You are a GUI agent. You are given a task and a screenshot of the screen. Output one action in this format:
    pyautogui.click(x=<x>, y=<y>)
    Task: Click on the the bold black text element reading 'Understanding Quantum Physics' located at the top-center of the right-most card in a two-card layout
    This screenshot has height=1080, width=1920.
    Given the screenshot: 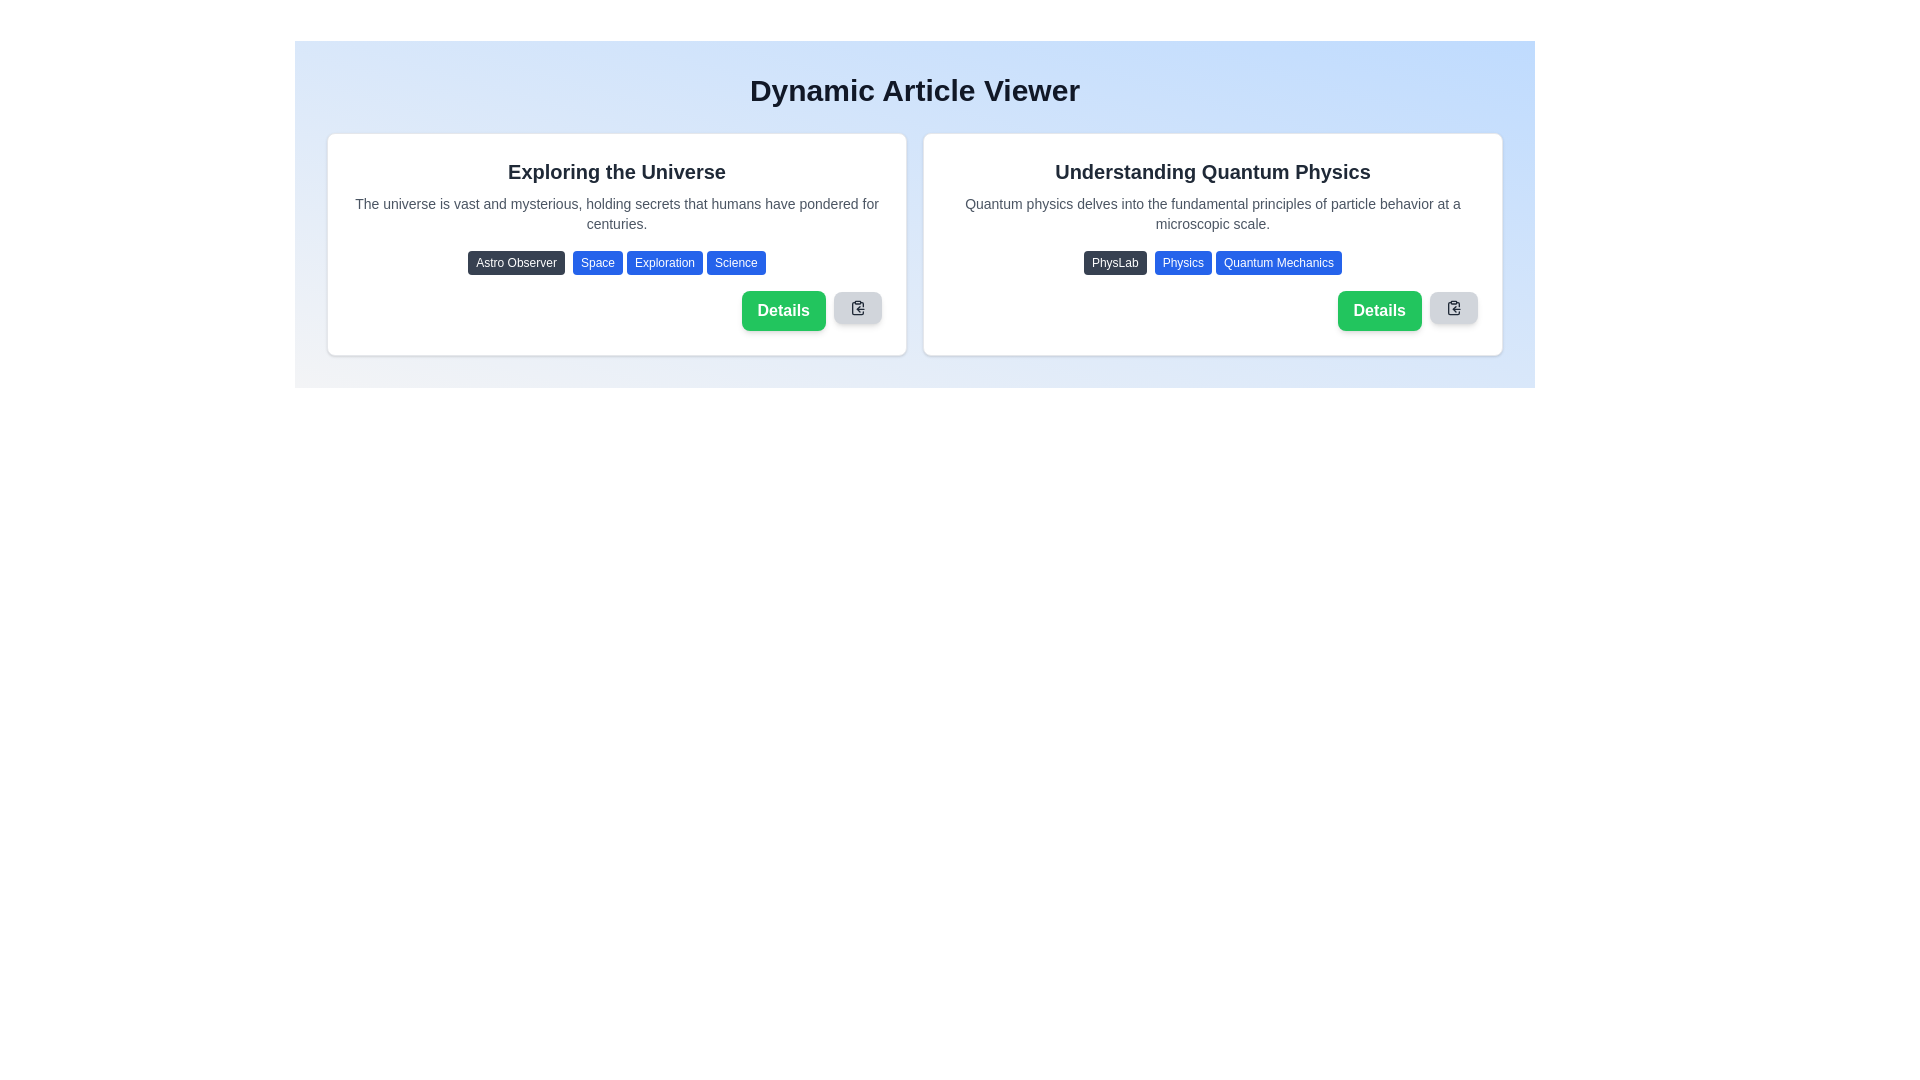 What is the action you would take?
    pyautogui.click(x=1212, y=171)
    